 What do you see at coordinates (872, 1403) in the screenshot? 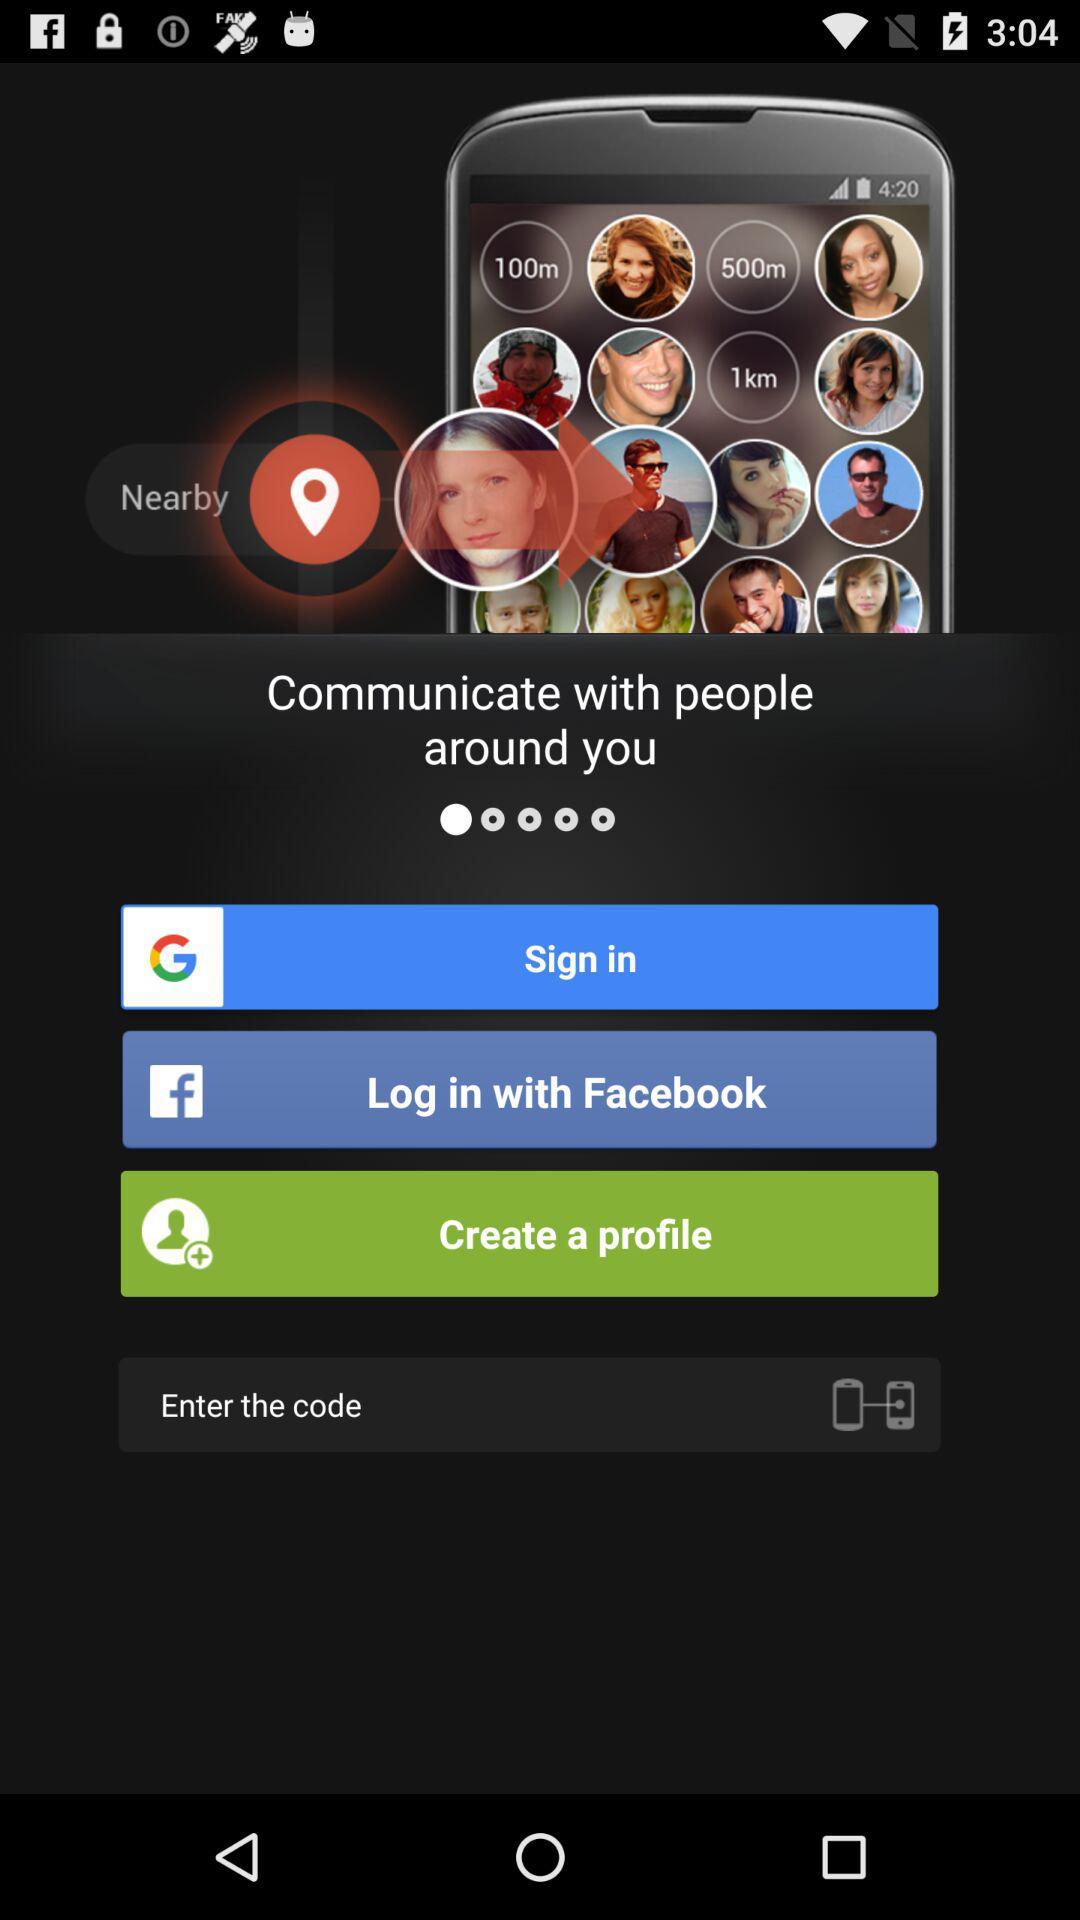
I see `the button below create a profile icon` at bounding box center [872, 1403].